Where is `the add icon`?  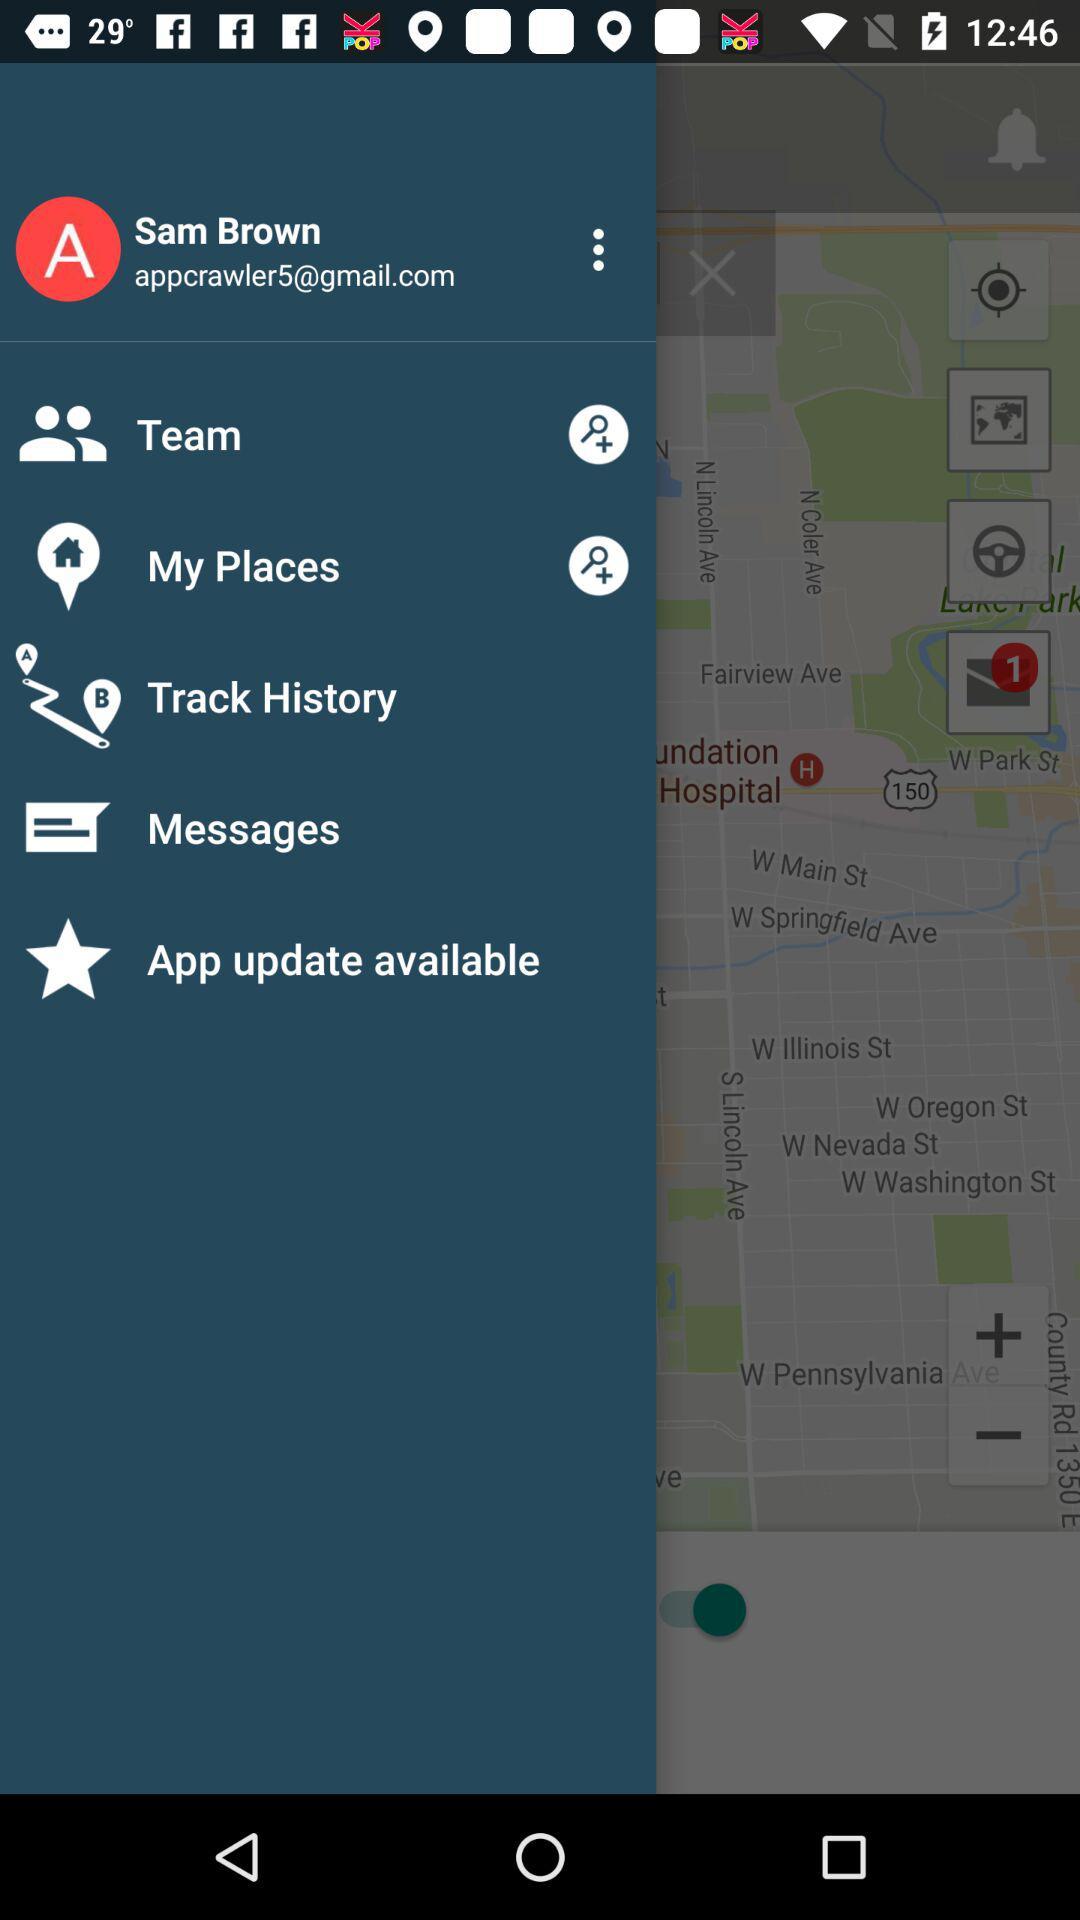
the add icon is located at coordinates (998, 1333).